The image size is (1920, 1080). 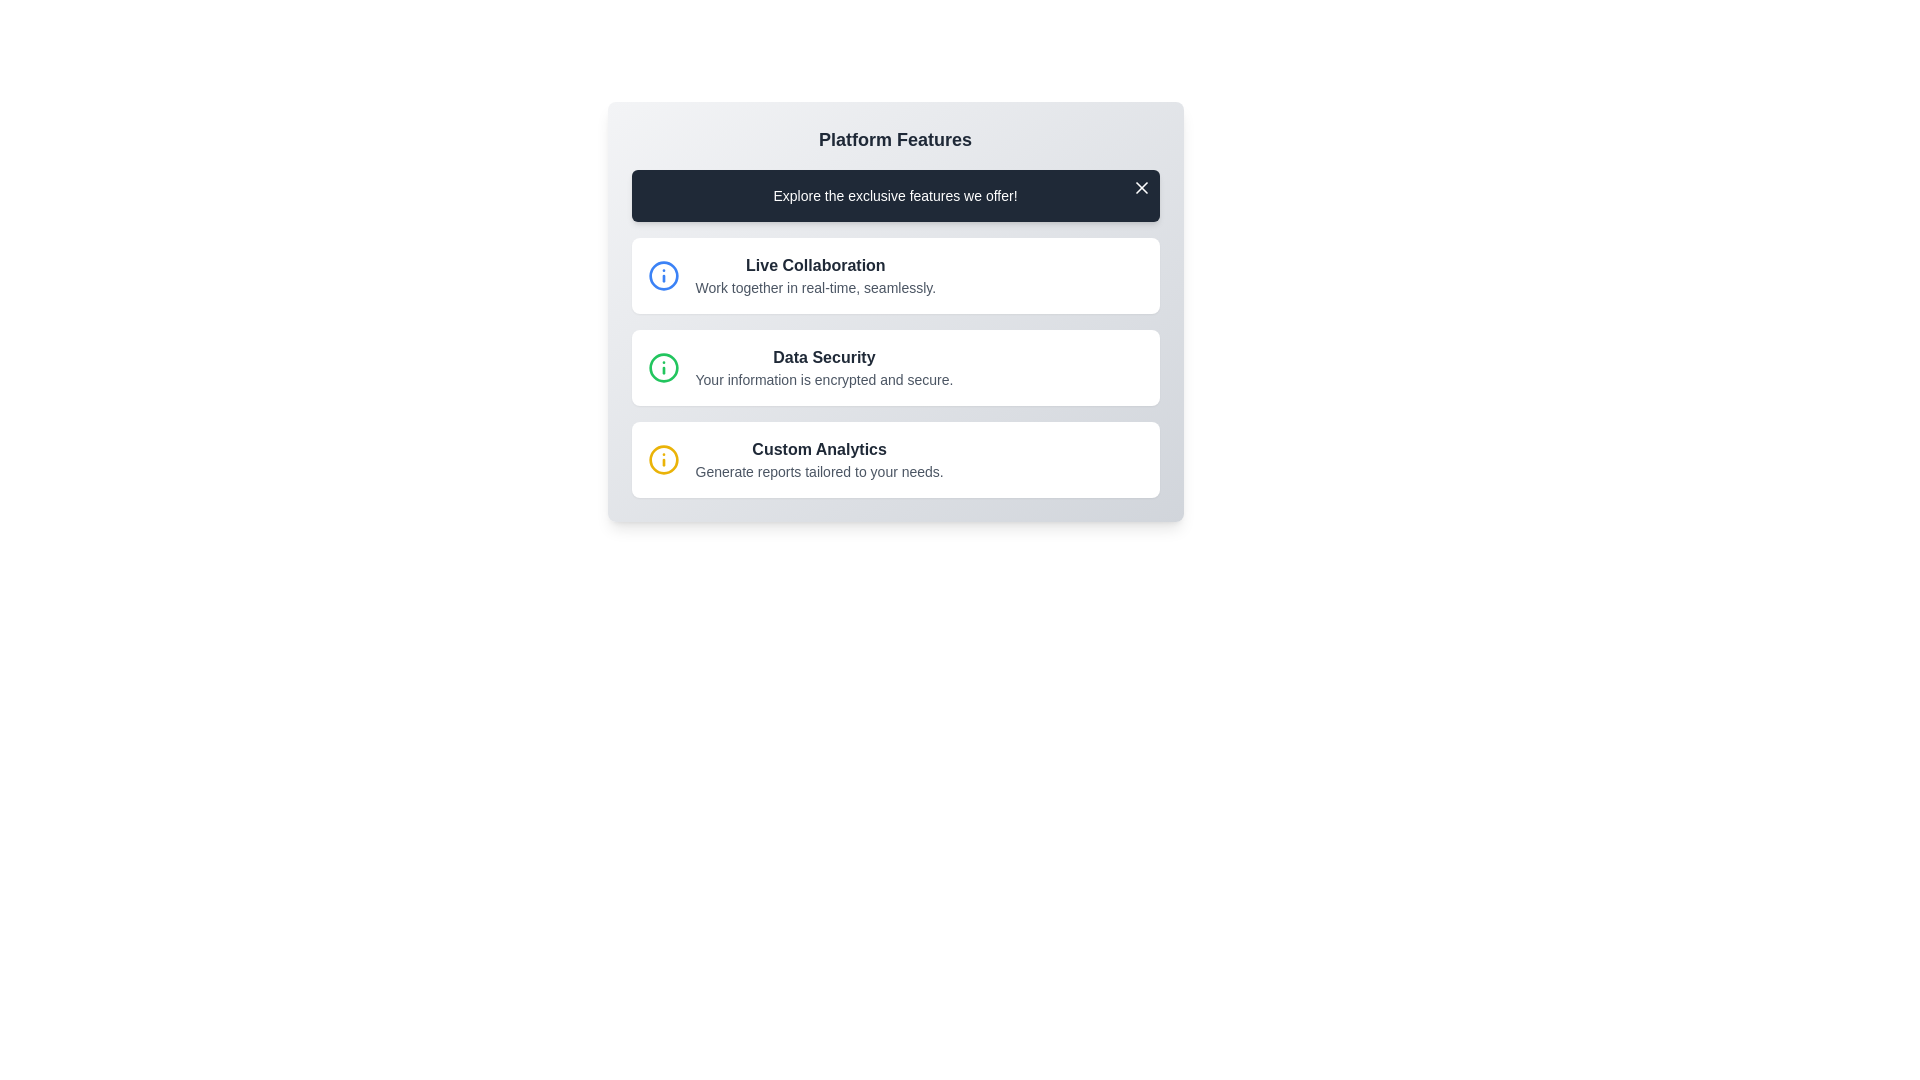 What do you see at coordinates (824, 357) in the screenshot?
I see `contents of the prominently styled text element "Data Security" that is bold and dark gray, located in the second feature block below the "Live Collaboration" title` at bounding box center [824, 357].